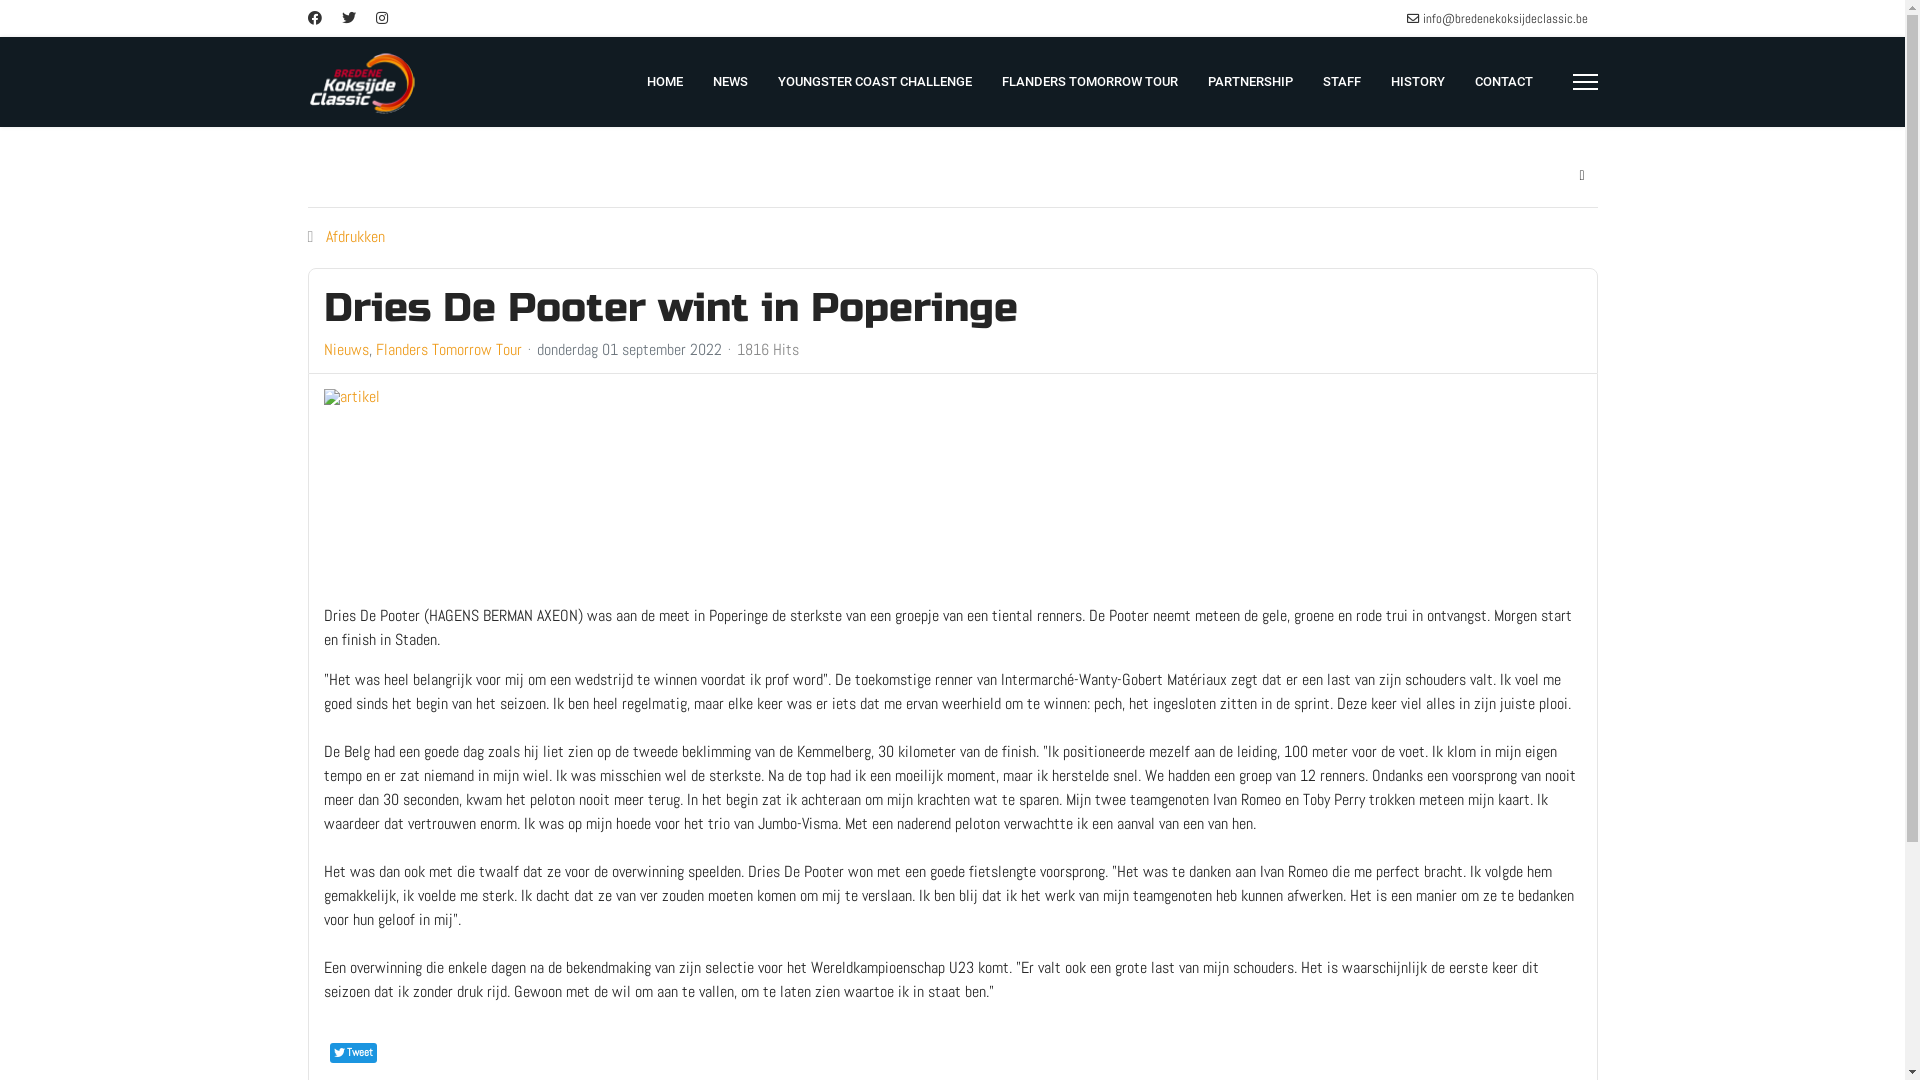 Image resolution: width=1920 pixels, height=1080 pixels. I want to click on 'HOME', so click(665, 80).